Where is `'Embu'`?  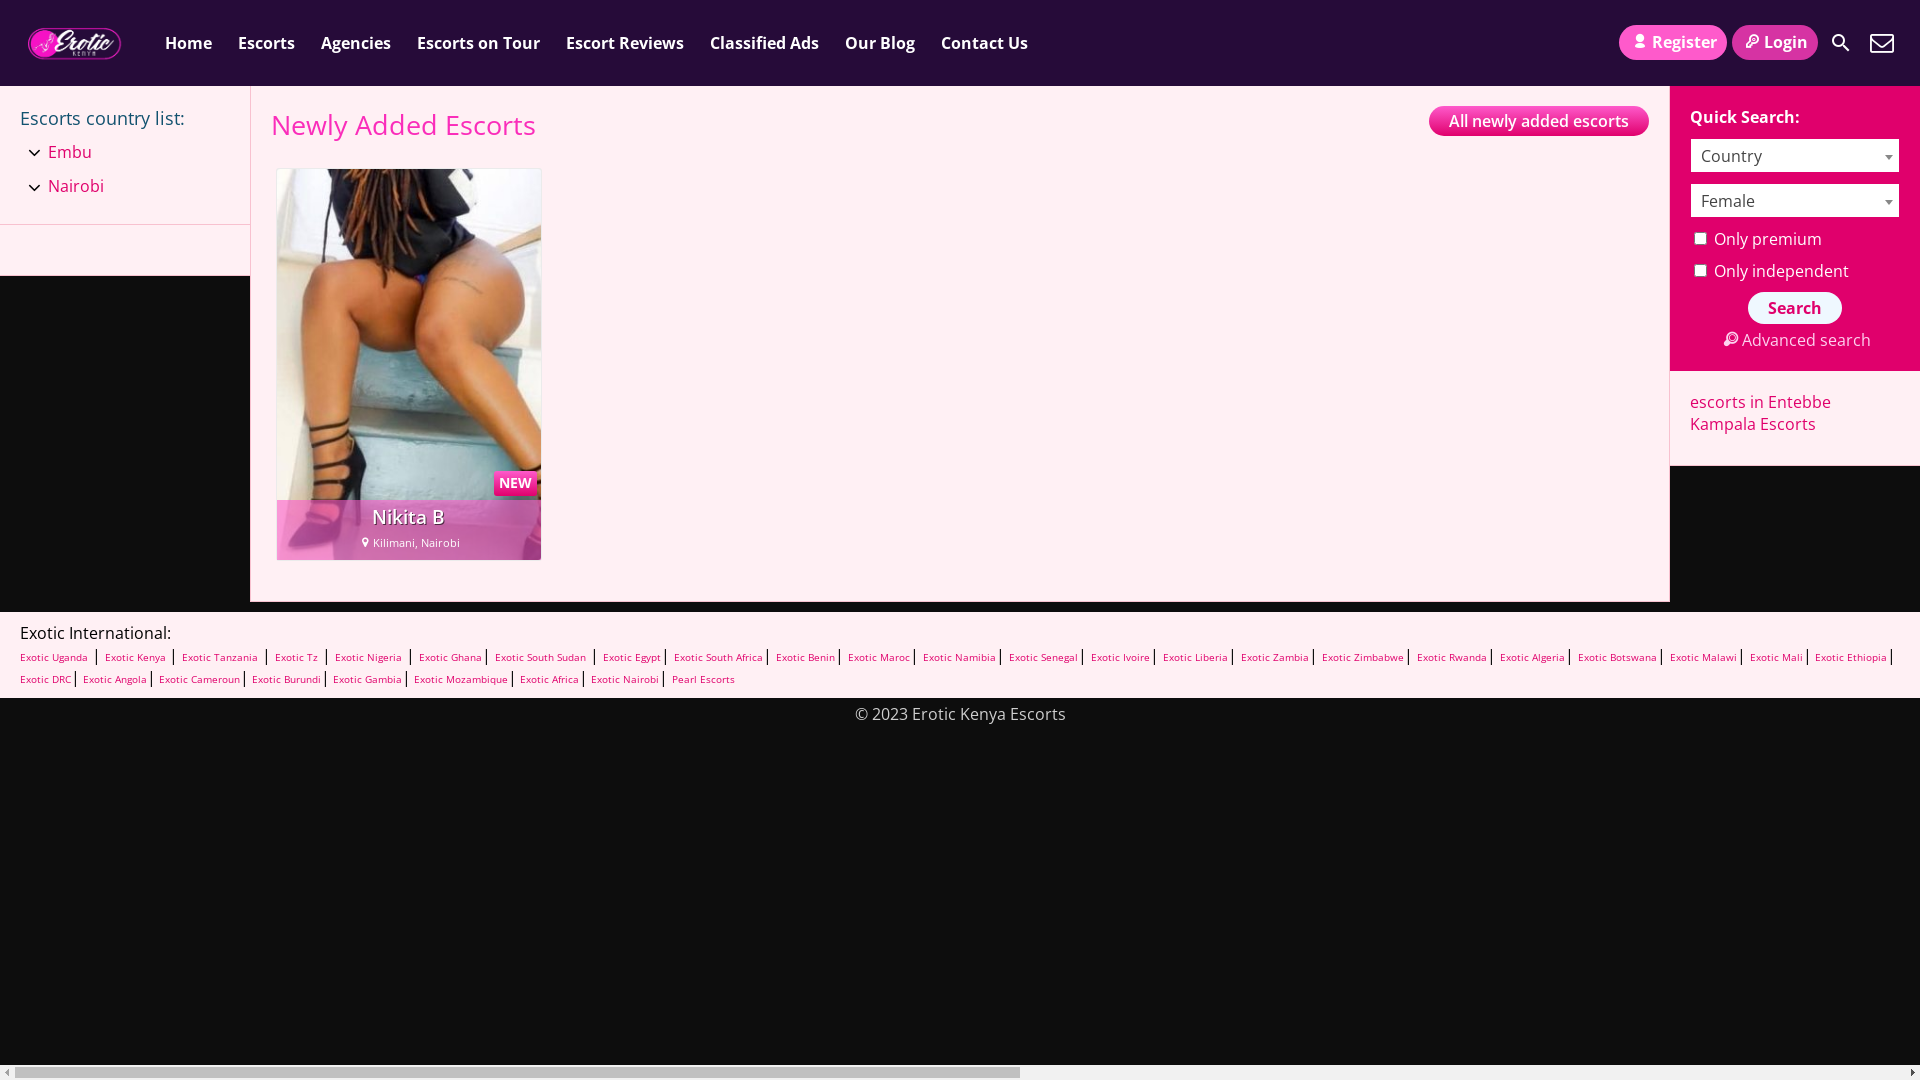 'Embu' is located at coordinates (48, 152).